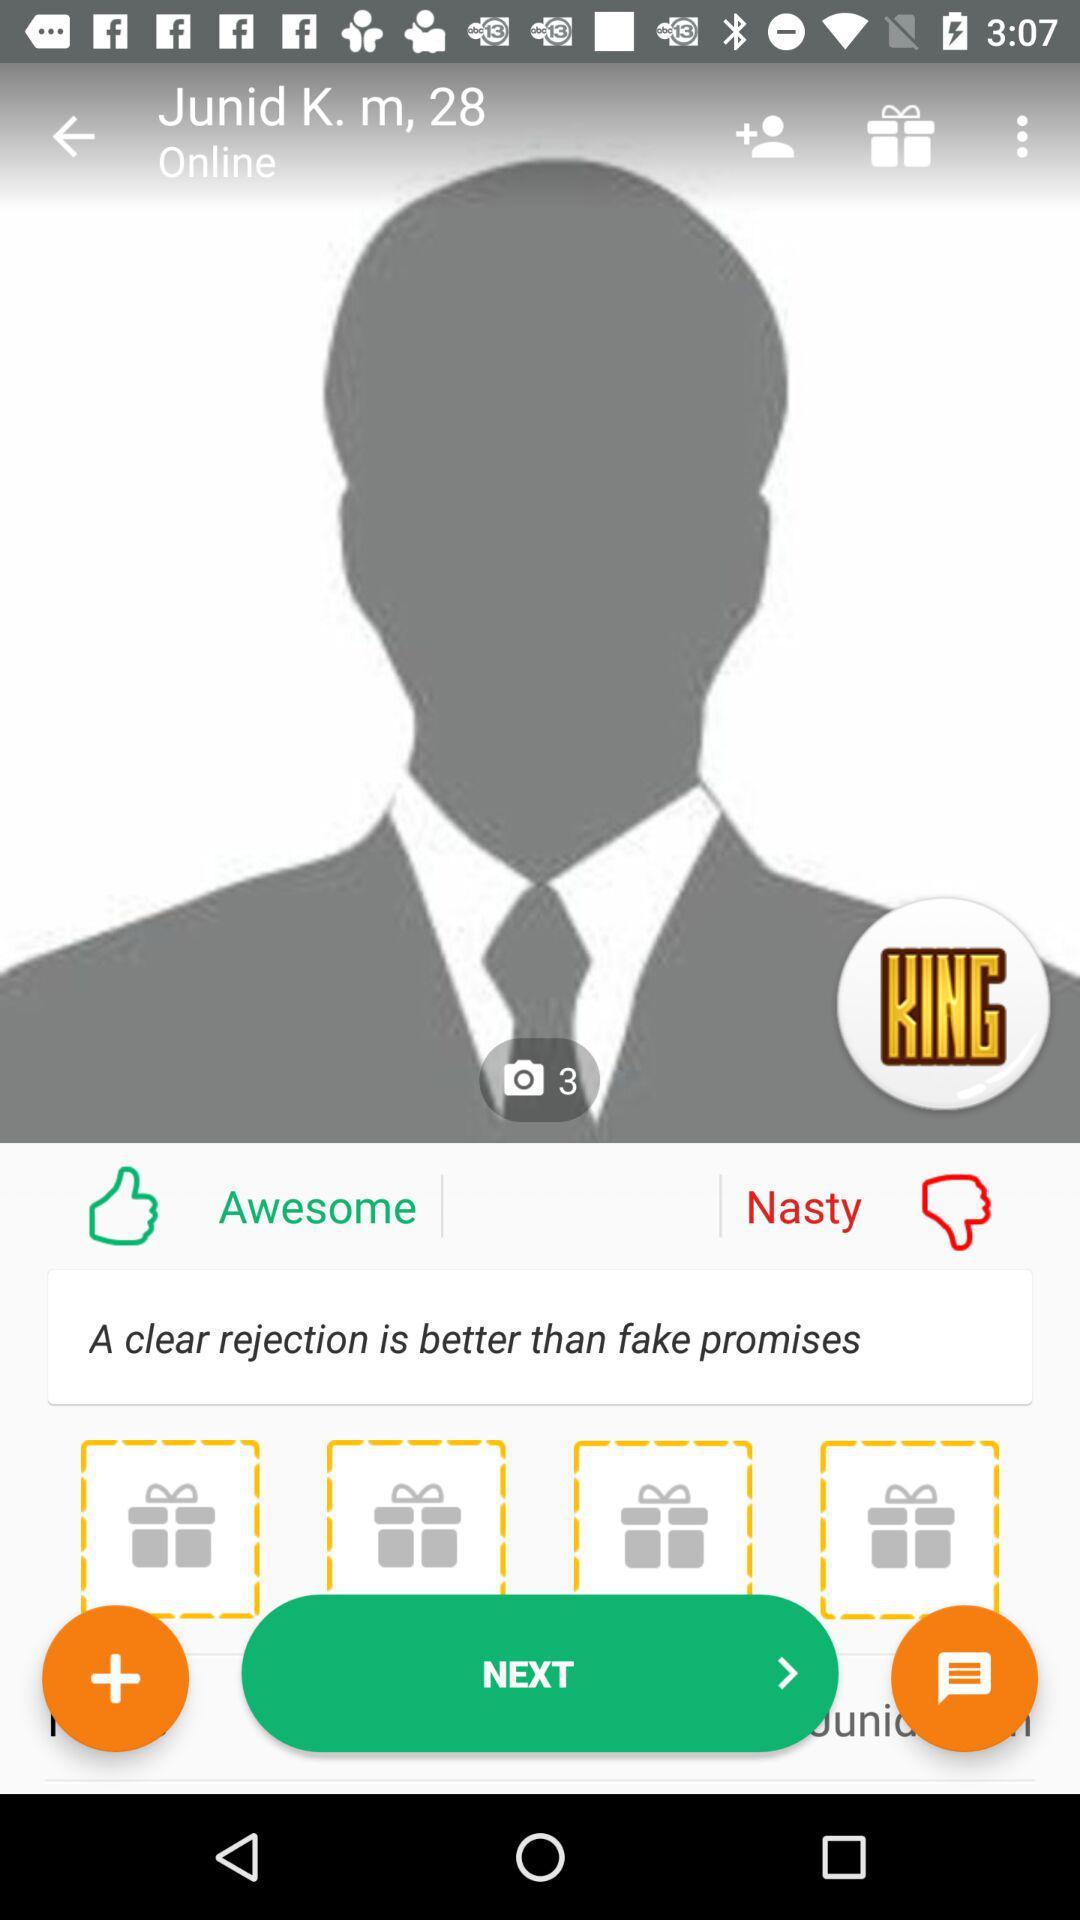 Image resolution: width=1080 pixels, height=1920 pixels. I want to click on item above the name icon, so click(169, 1528).